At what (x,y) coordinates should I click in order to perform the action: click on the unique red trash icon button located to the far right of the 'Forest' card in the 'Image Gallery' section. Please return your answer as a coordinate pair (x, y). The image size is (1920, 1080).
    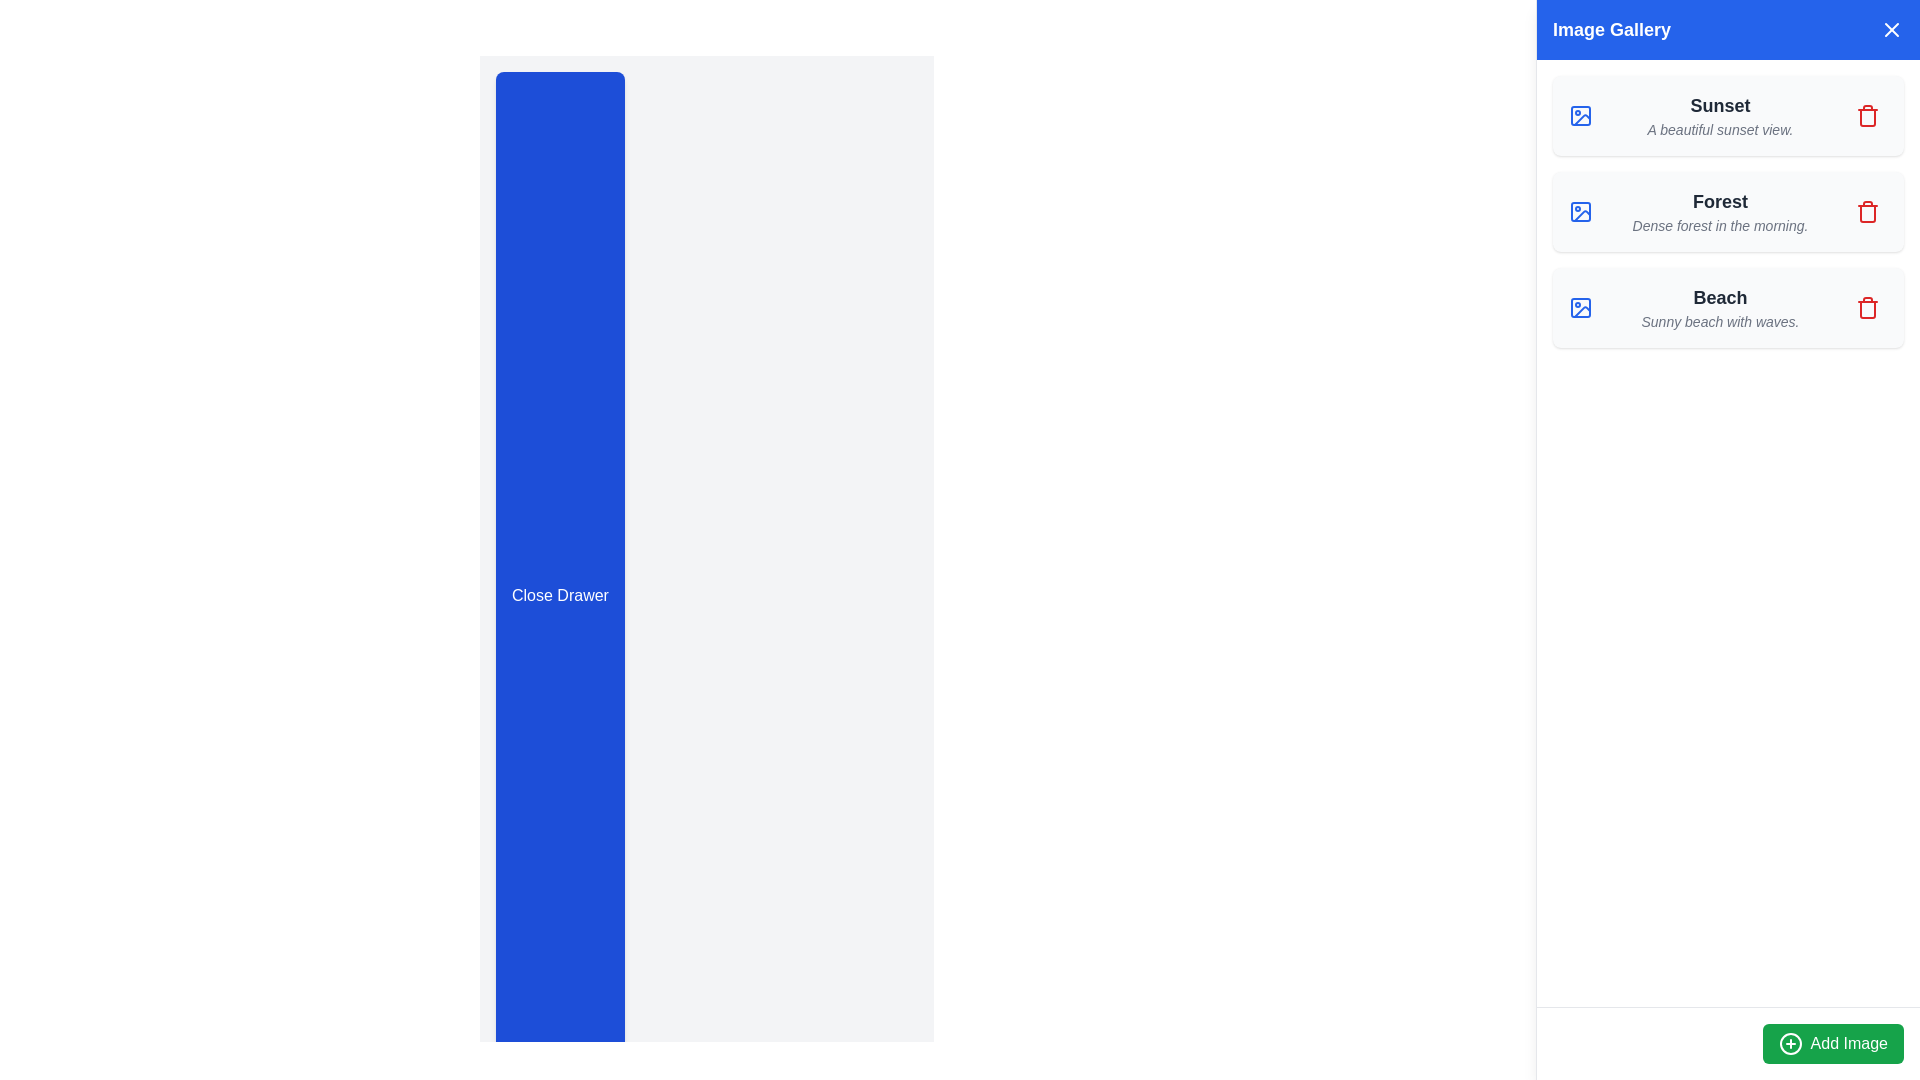
    Looking at the image, I should click on (1866, 212).